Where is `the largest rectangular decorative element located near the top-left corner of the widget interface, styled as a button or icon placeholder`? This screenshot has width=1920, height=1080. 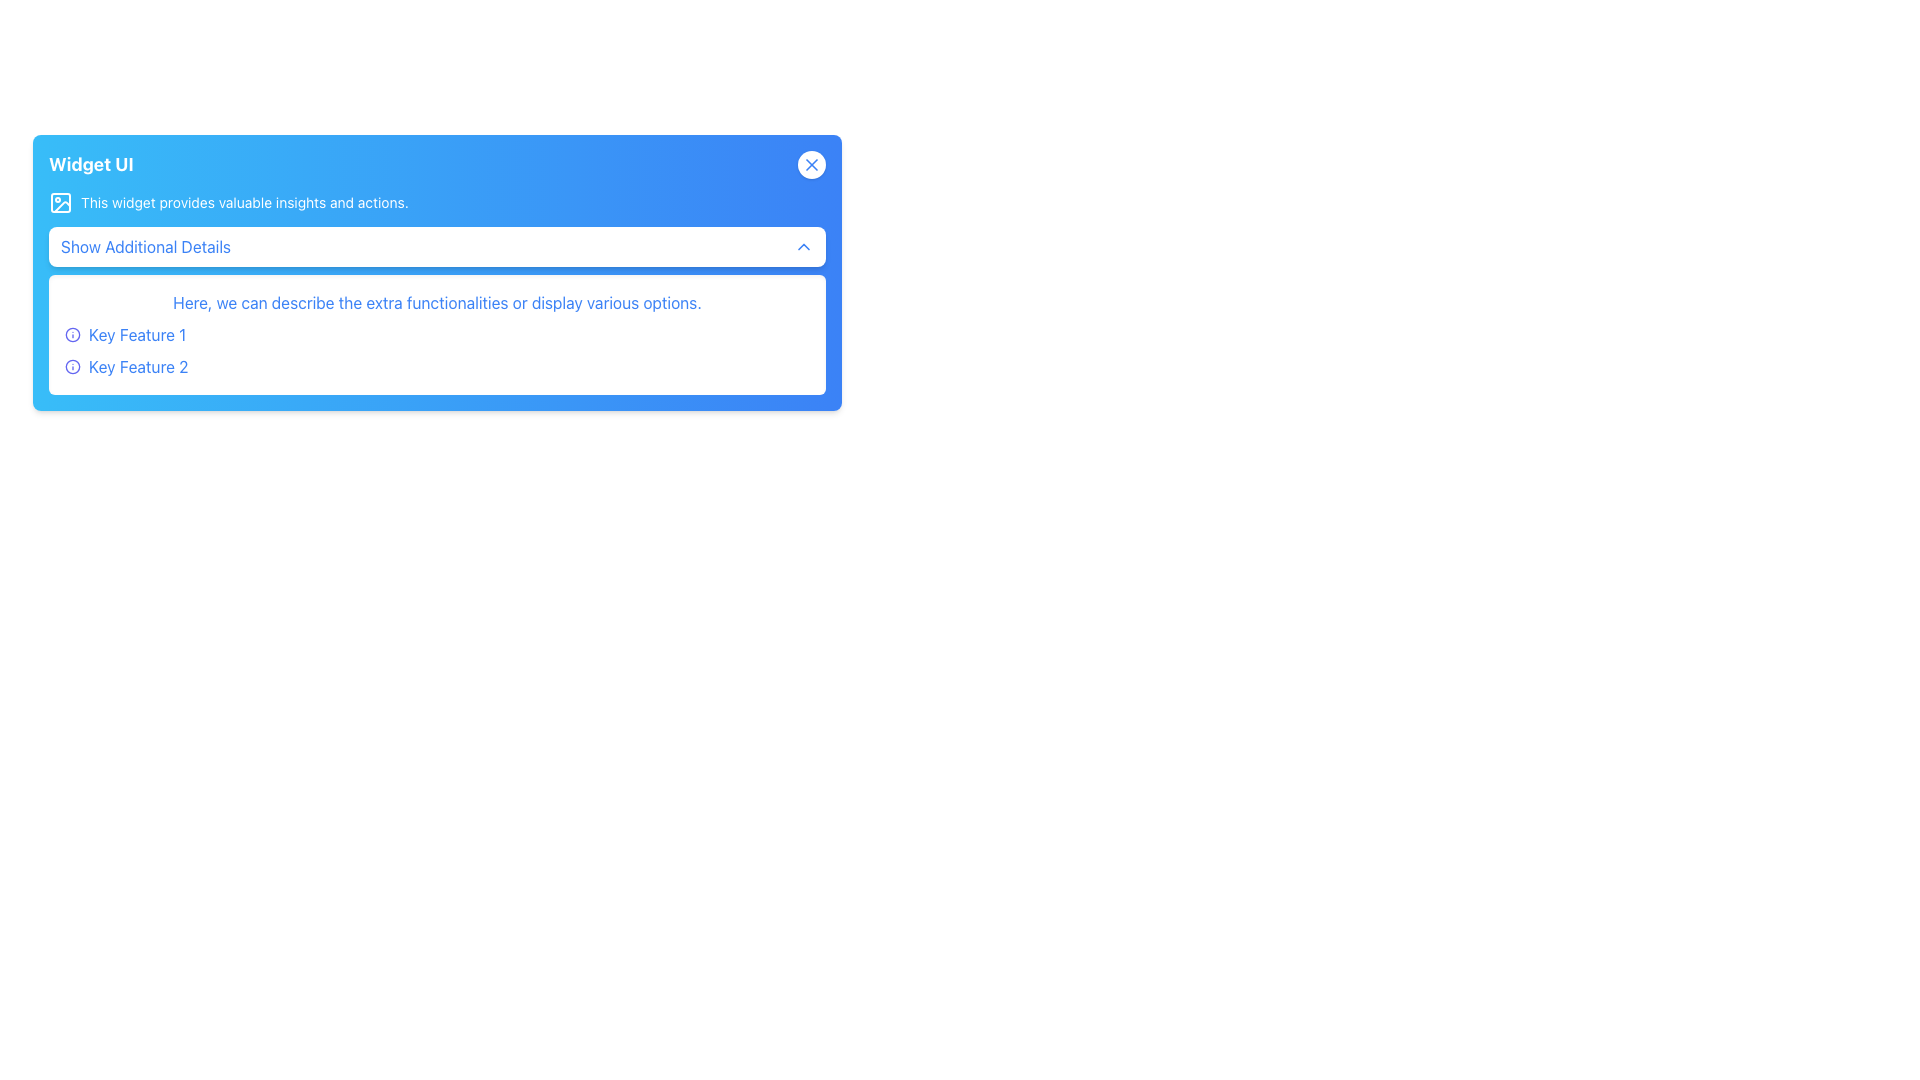
the largest rectangular decorative element located near the top-left corner of the widget interface, styled as a button or icon placeholder is located at coordinates (61, 203).